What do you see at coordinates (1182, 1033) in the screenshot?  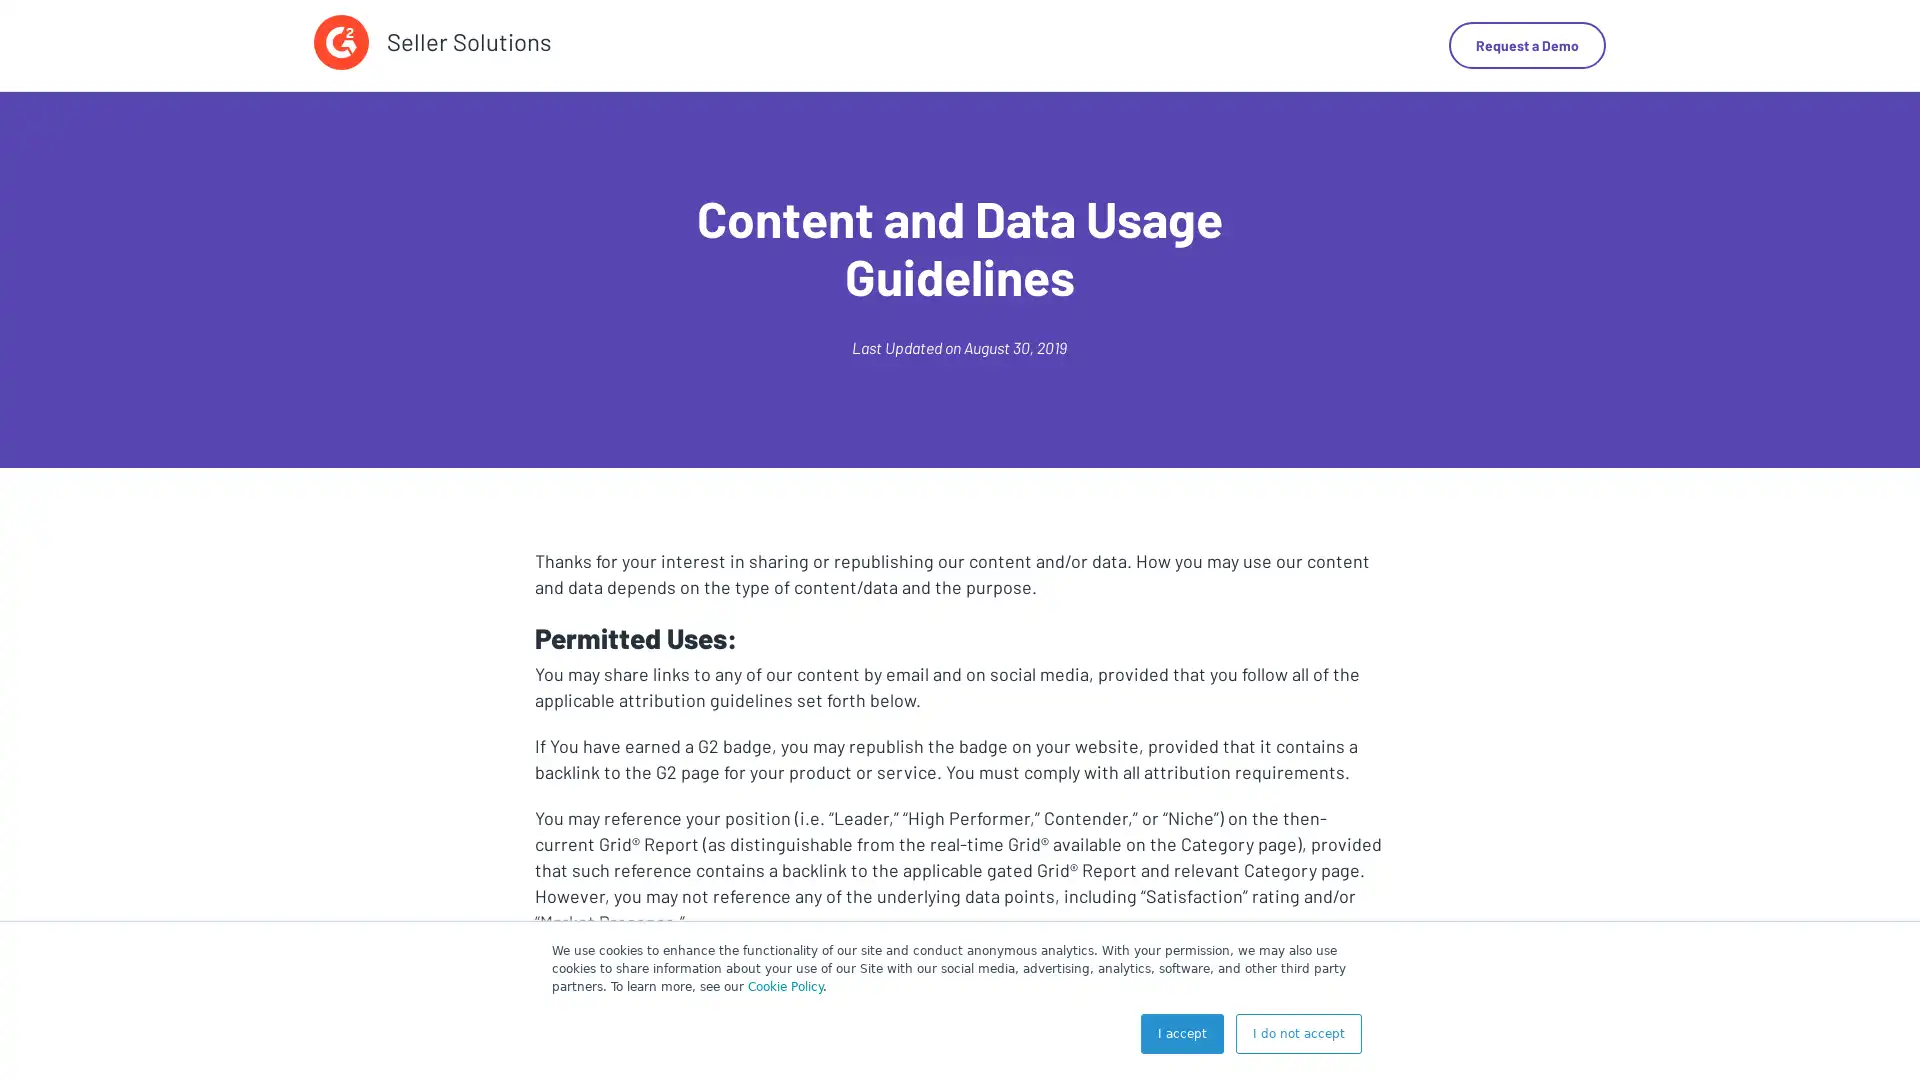 I see `I accept` at bounding box center [1182, 1033].